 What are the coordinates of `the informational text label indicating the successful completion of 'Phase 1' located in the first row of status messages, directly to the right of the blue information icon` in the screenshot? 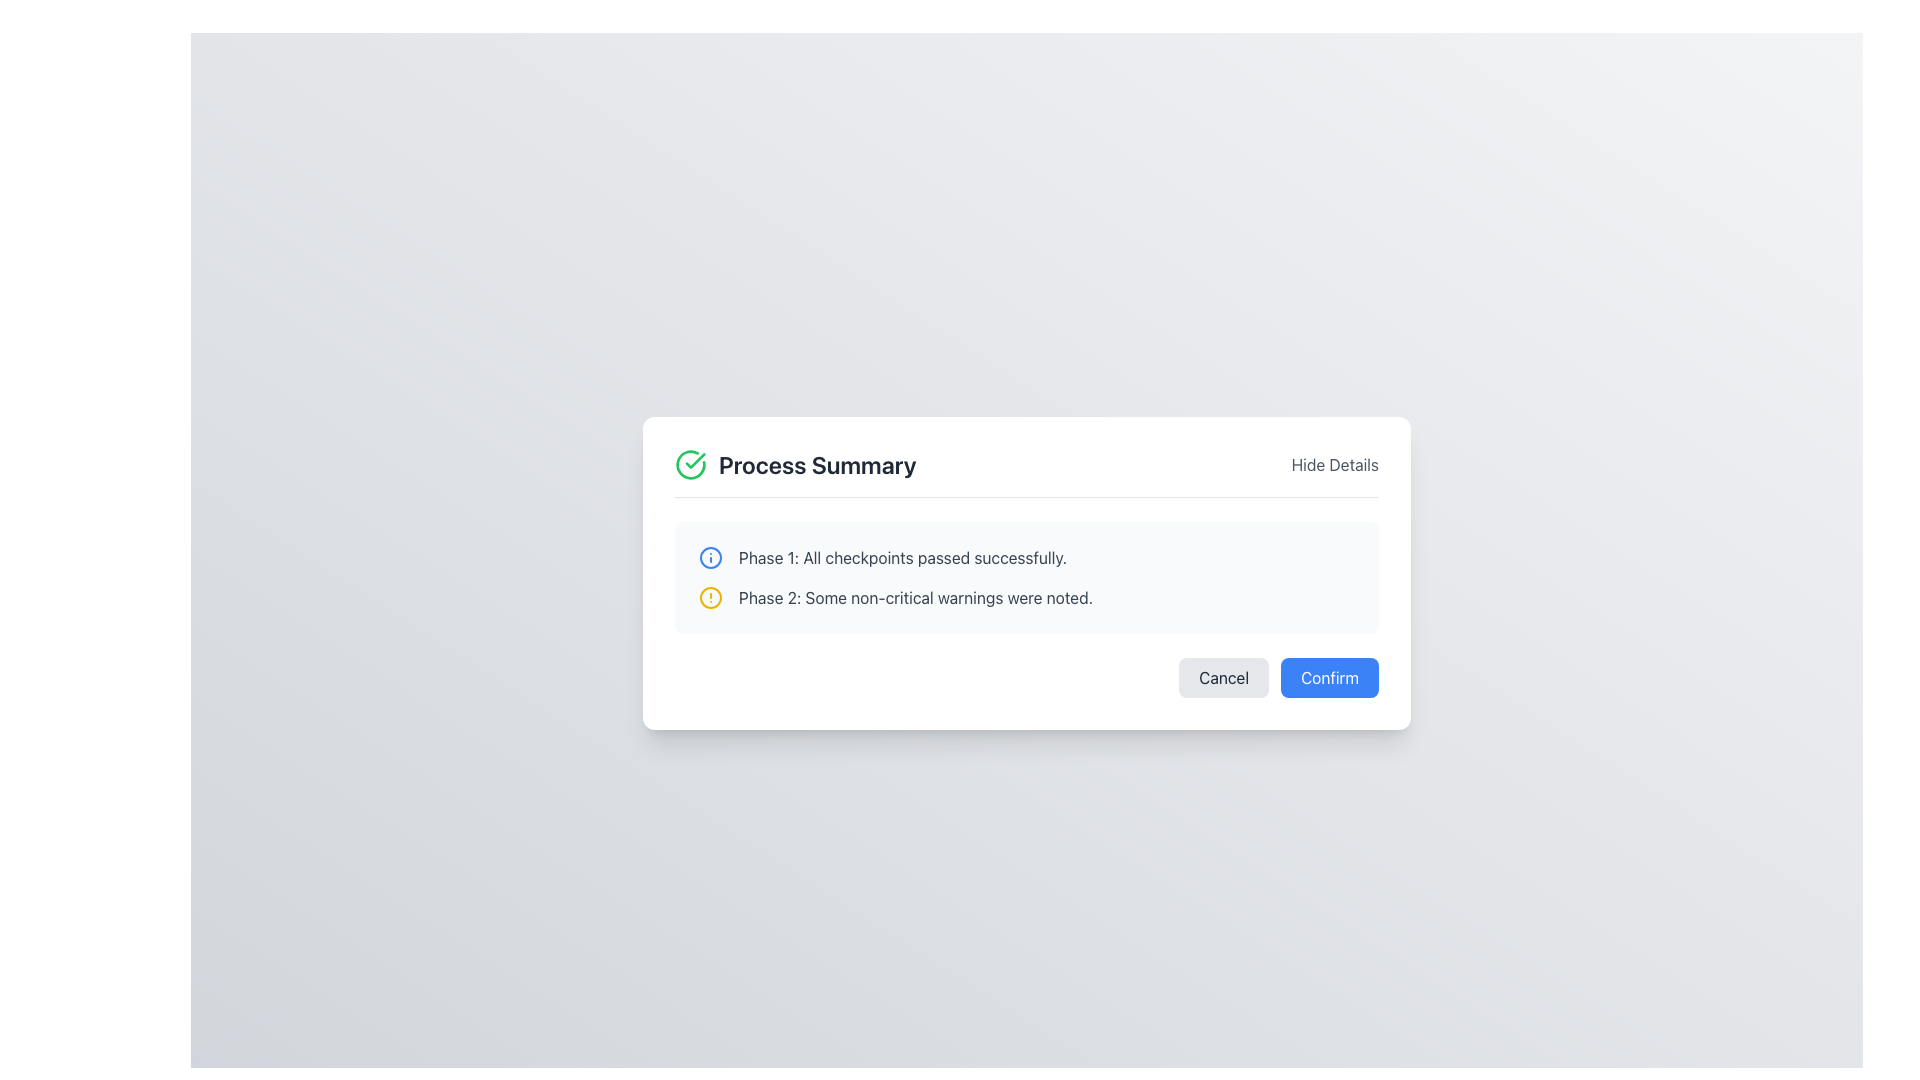 It's located at (901, 557).